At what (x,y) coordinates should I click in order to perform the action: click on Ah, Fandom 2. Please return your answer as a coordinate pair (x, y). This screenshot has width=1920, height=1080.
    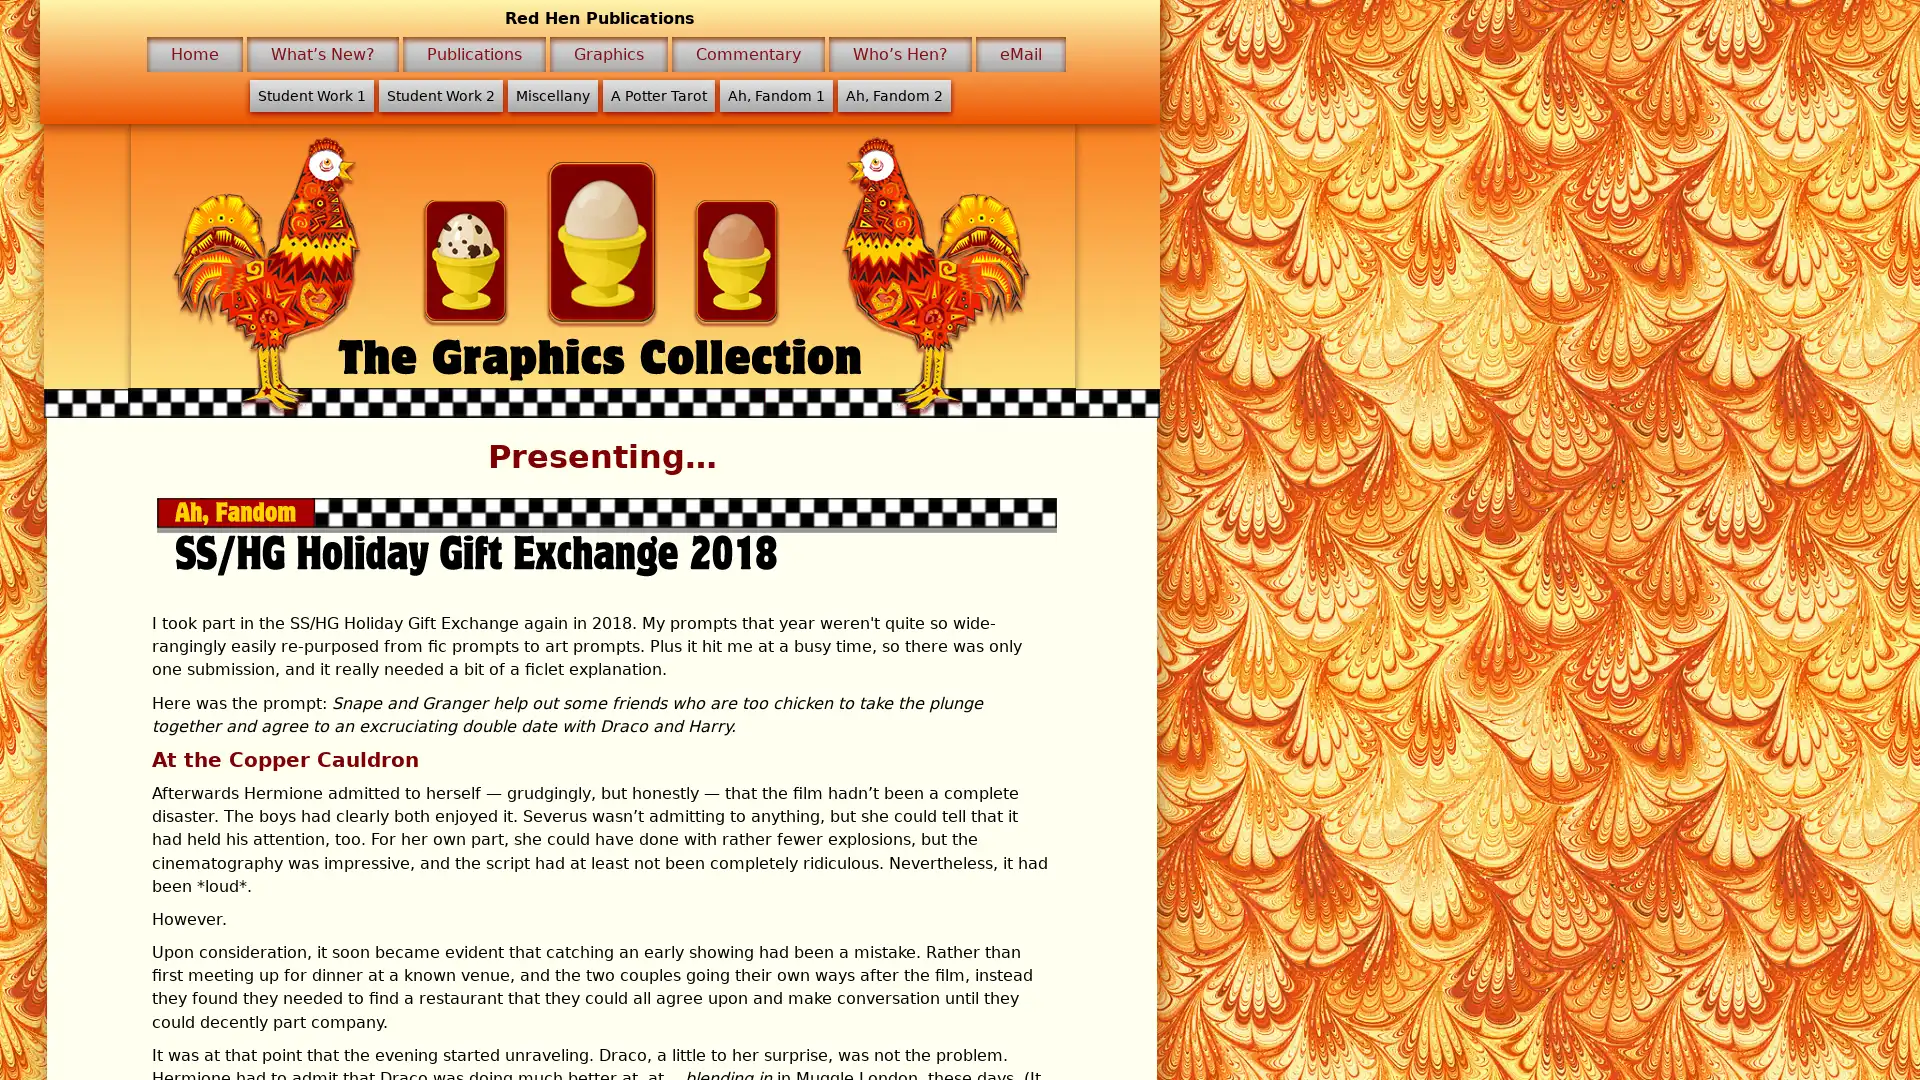
    Looking at the image, I should click on (892, 96).